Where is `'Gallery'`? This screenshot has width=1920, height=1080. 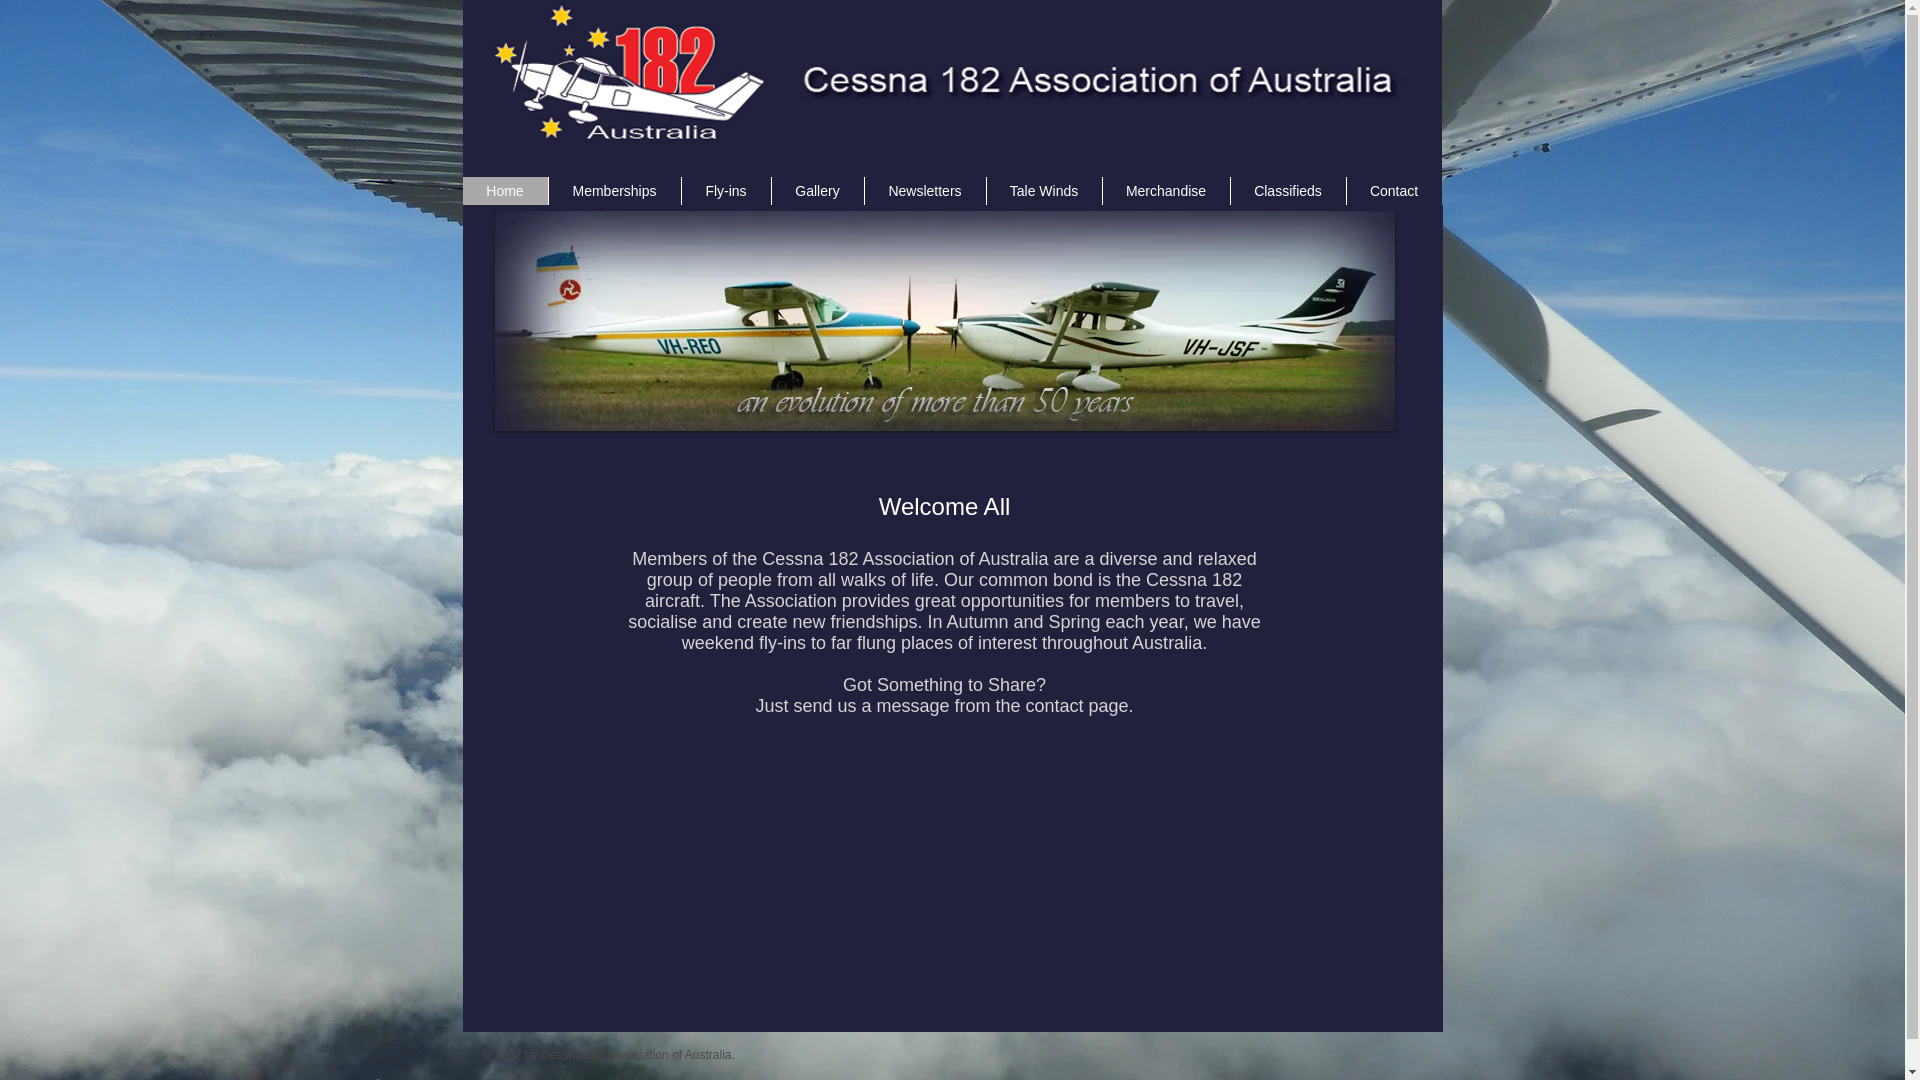 'Gallery' is located at coordinates (816, 191).